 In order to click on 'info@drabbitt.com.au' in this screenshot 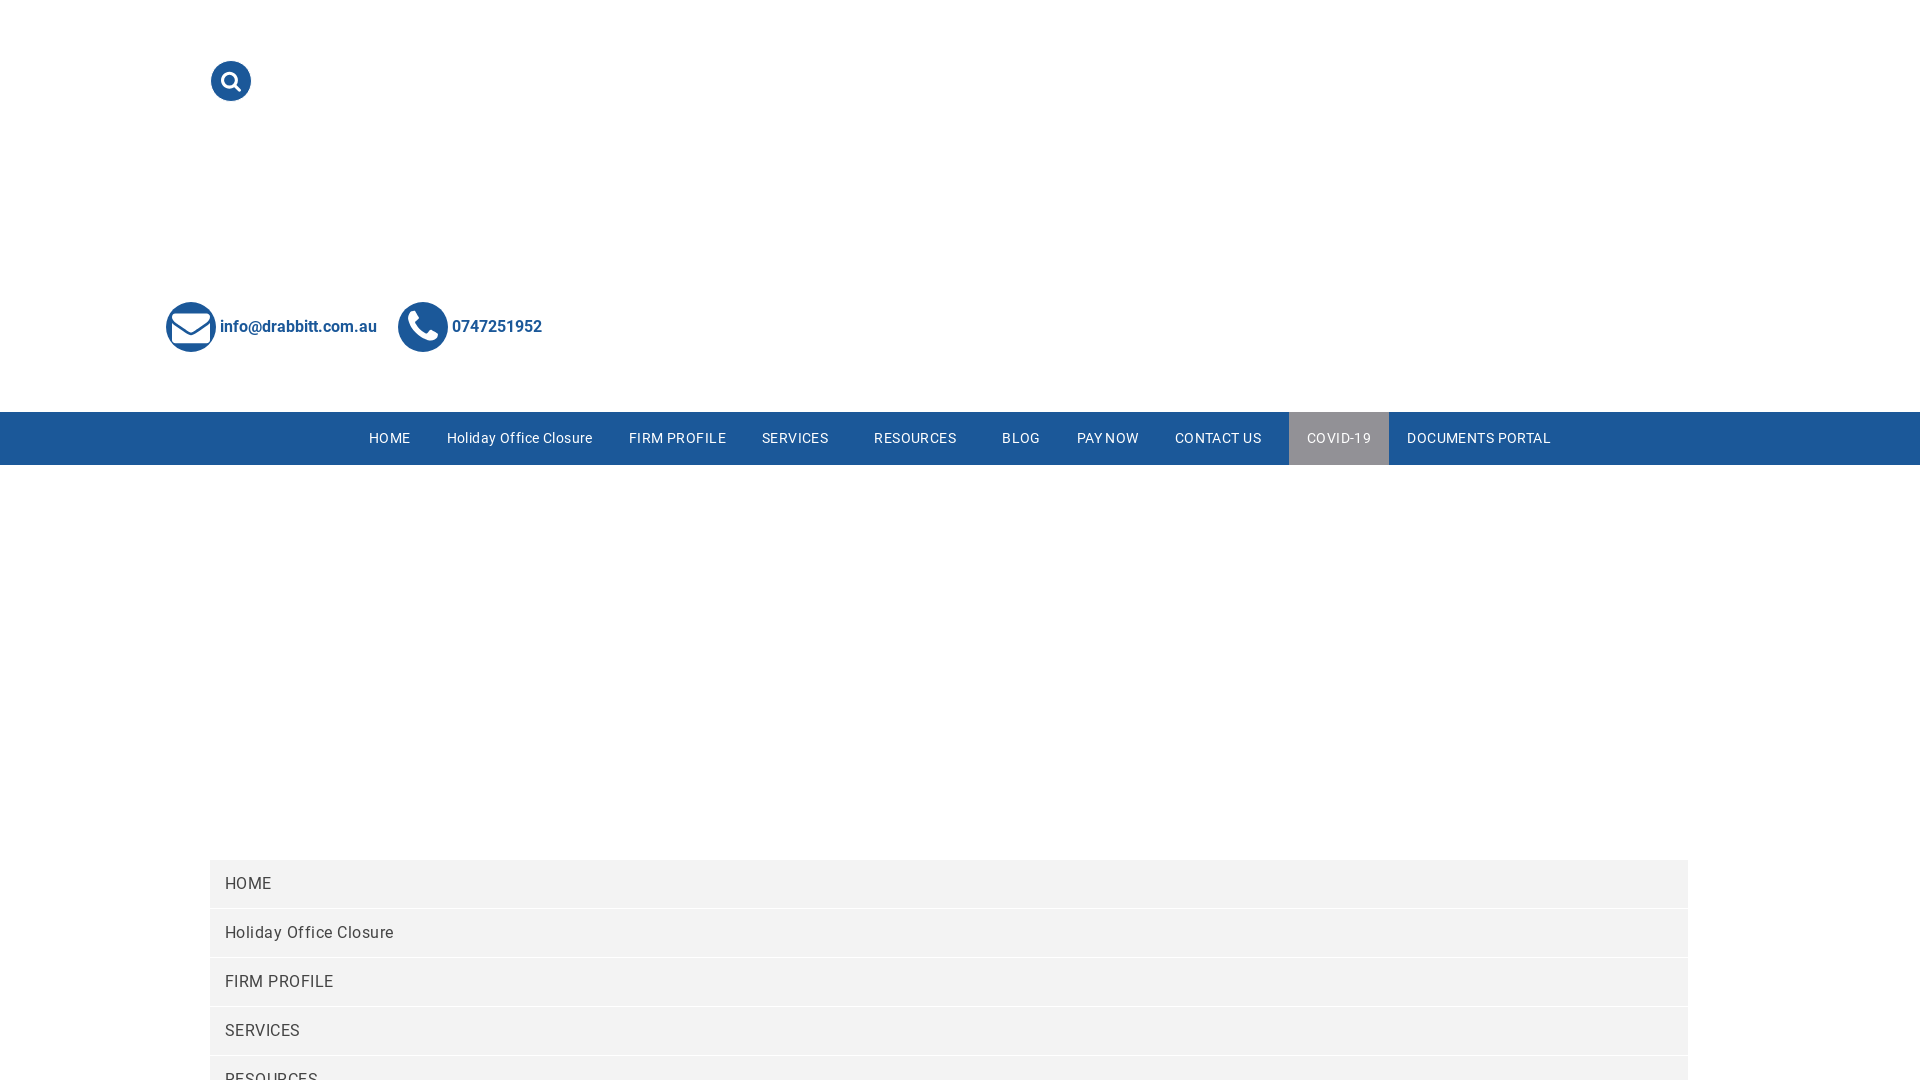, I will do `click(270, 324)`.